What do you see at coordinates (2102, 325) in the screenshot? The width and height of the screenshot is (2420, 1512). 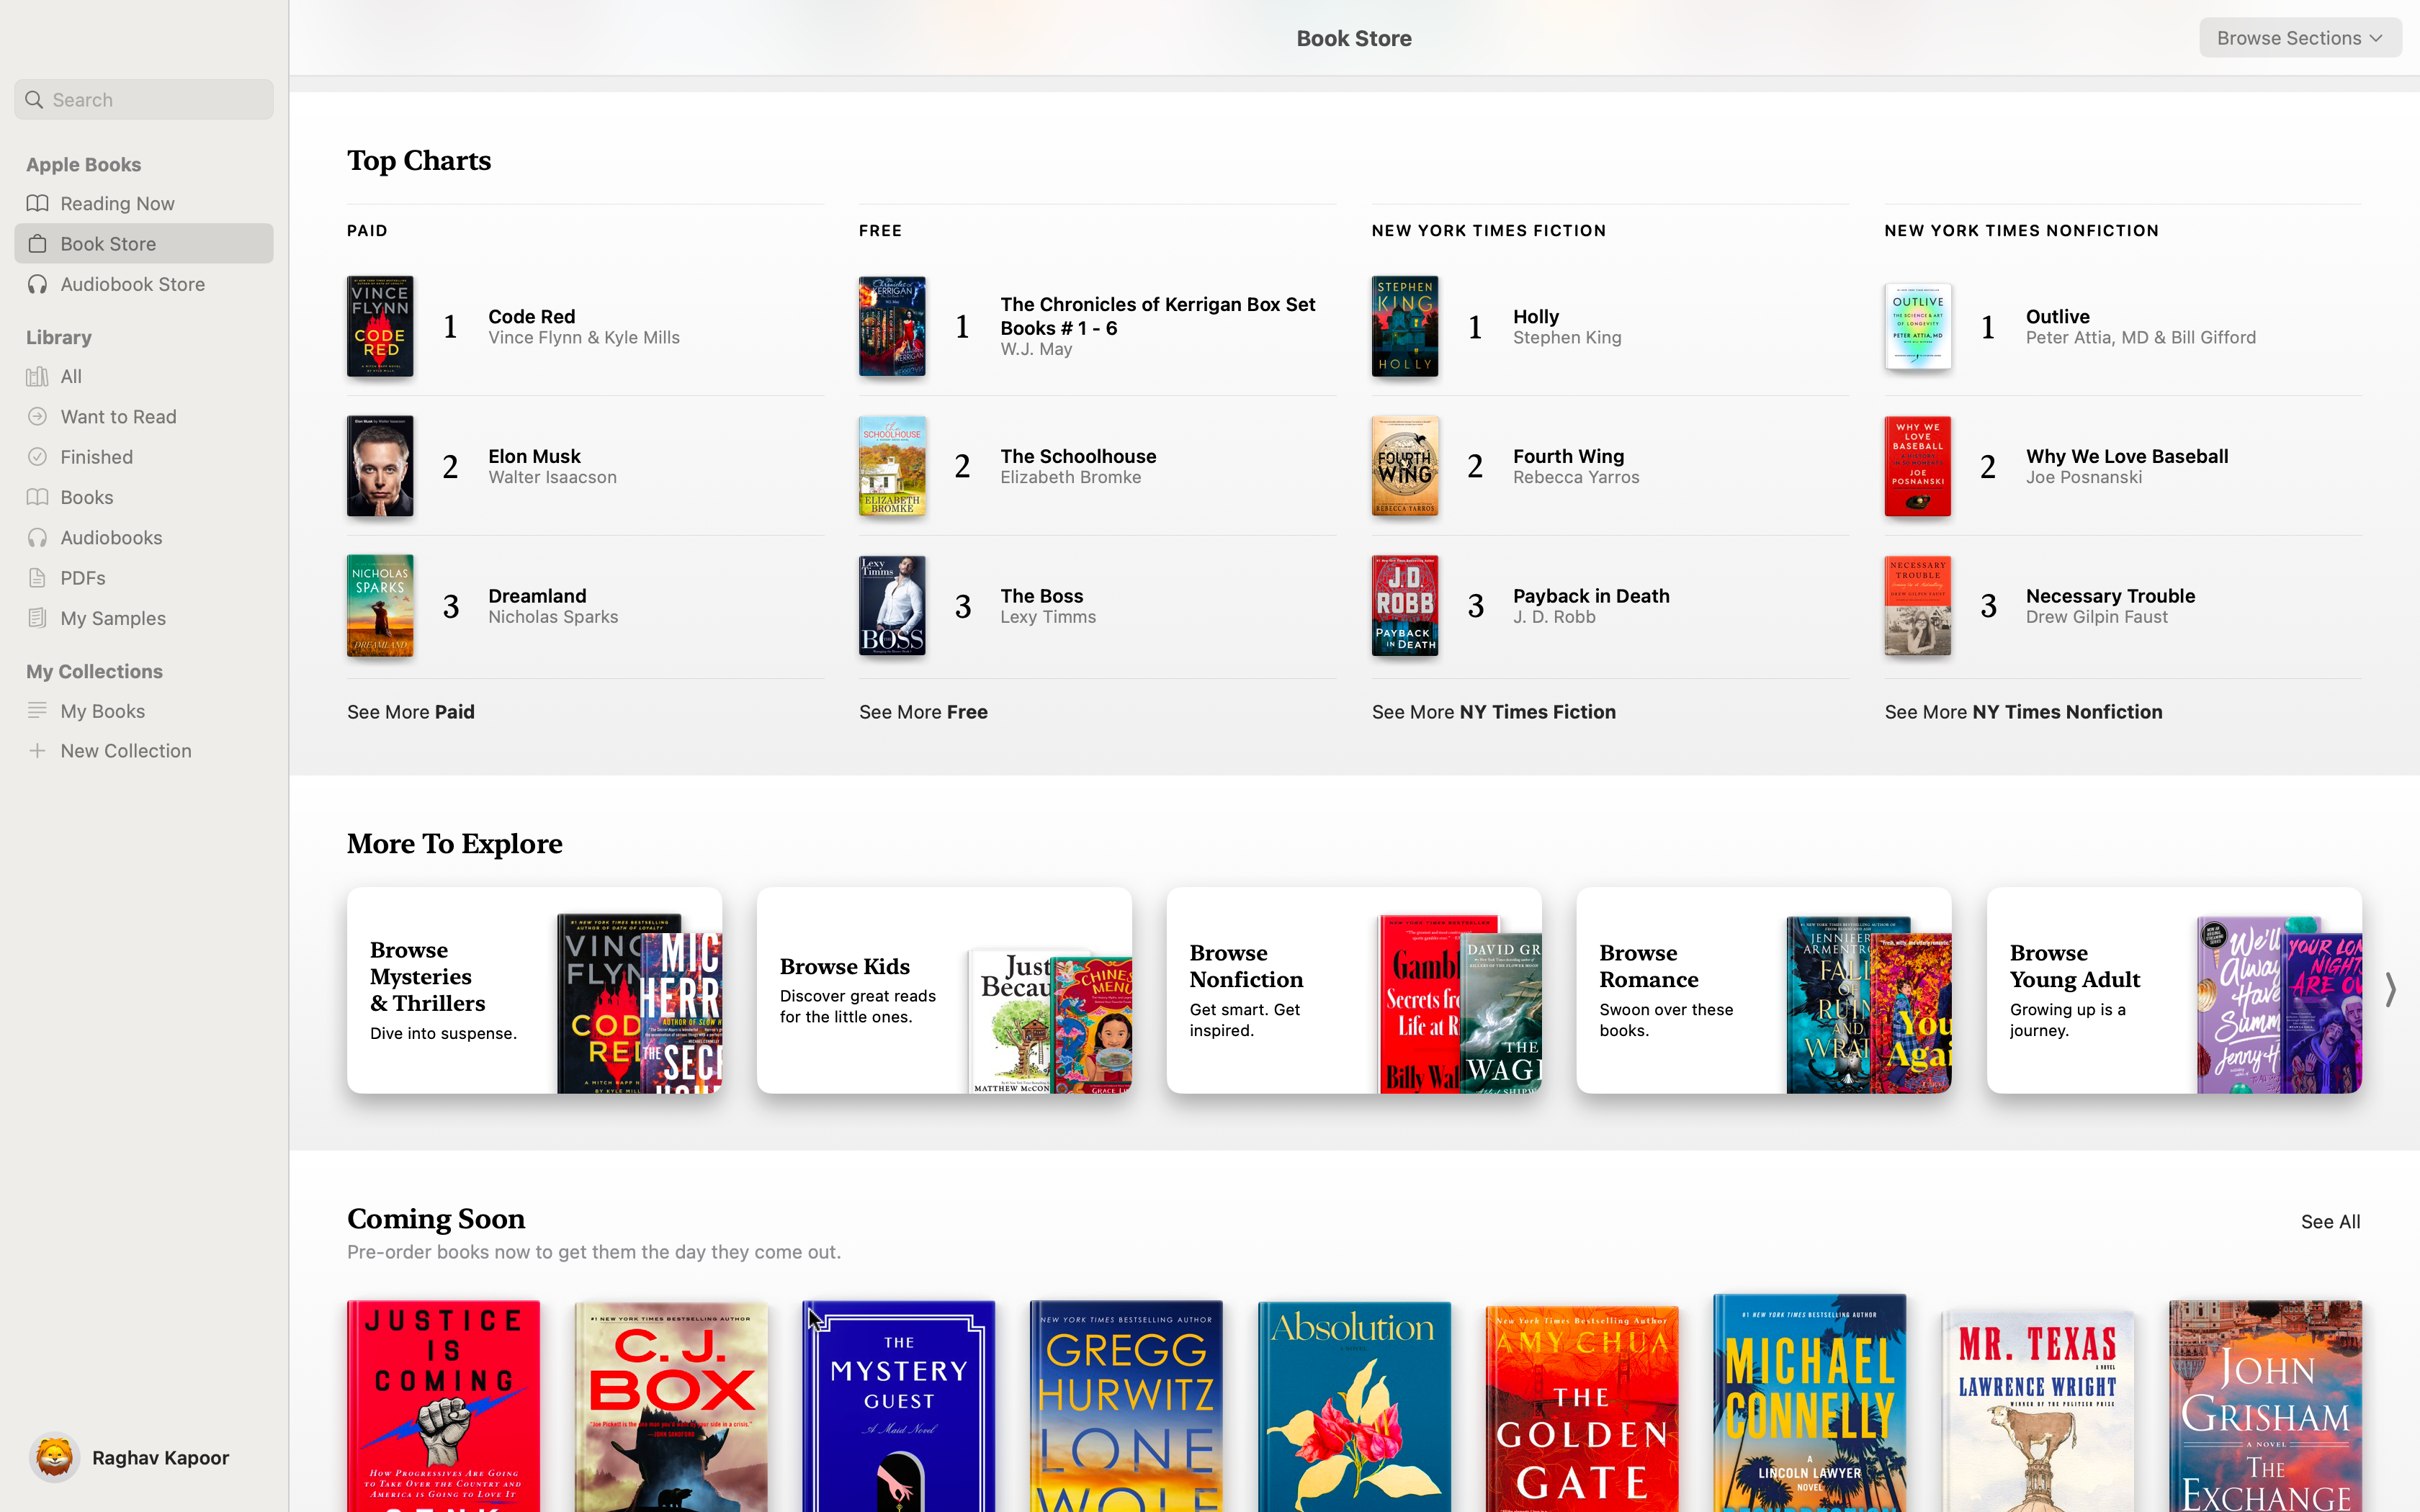 I see `and view "Outlive" from NY Times Notifications` at bounding box center [2102, 325].